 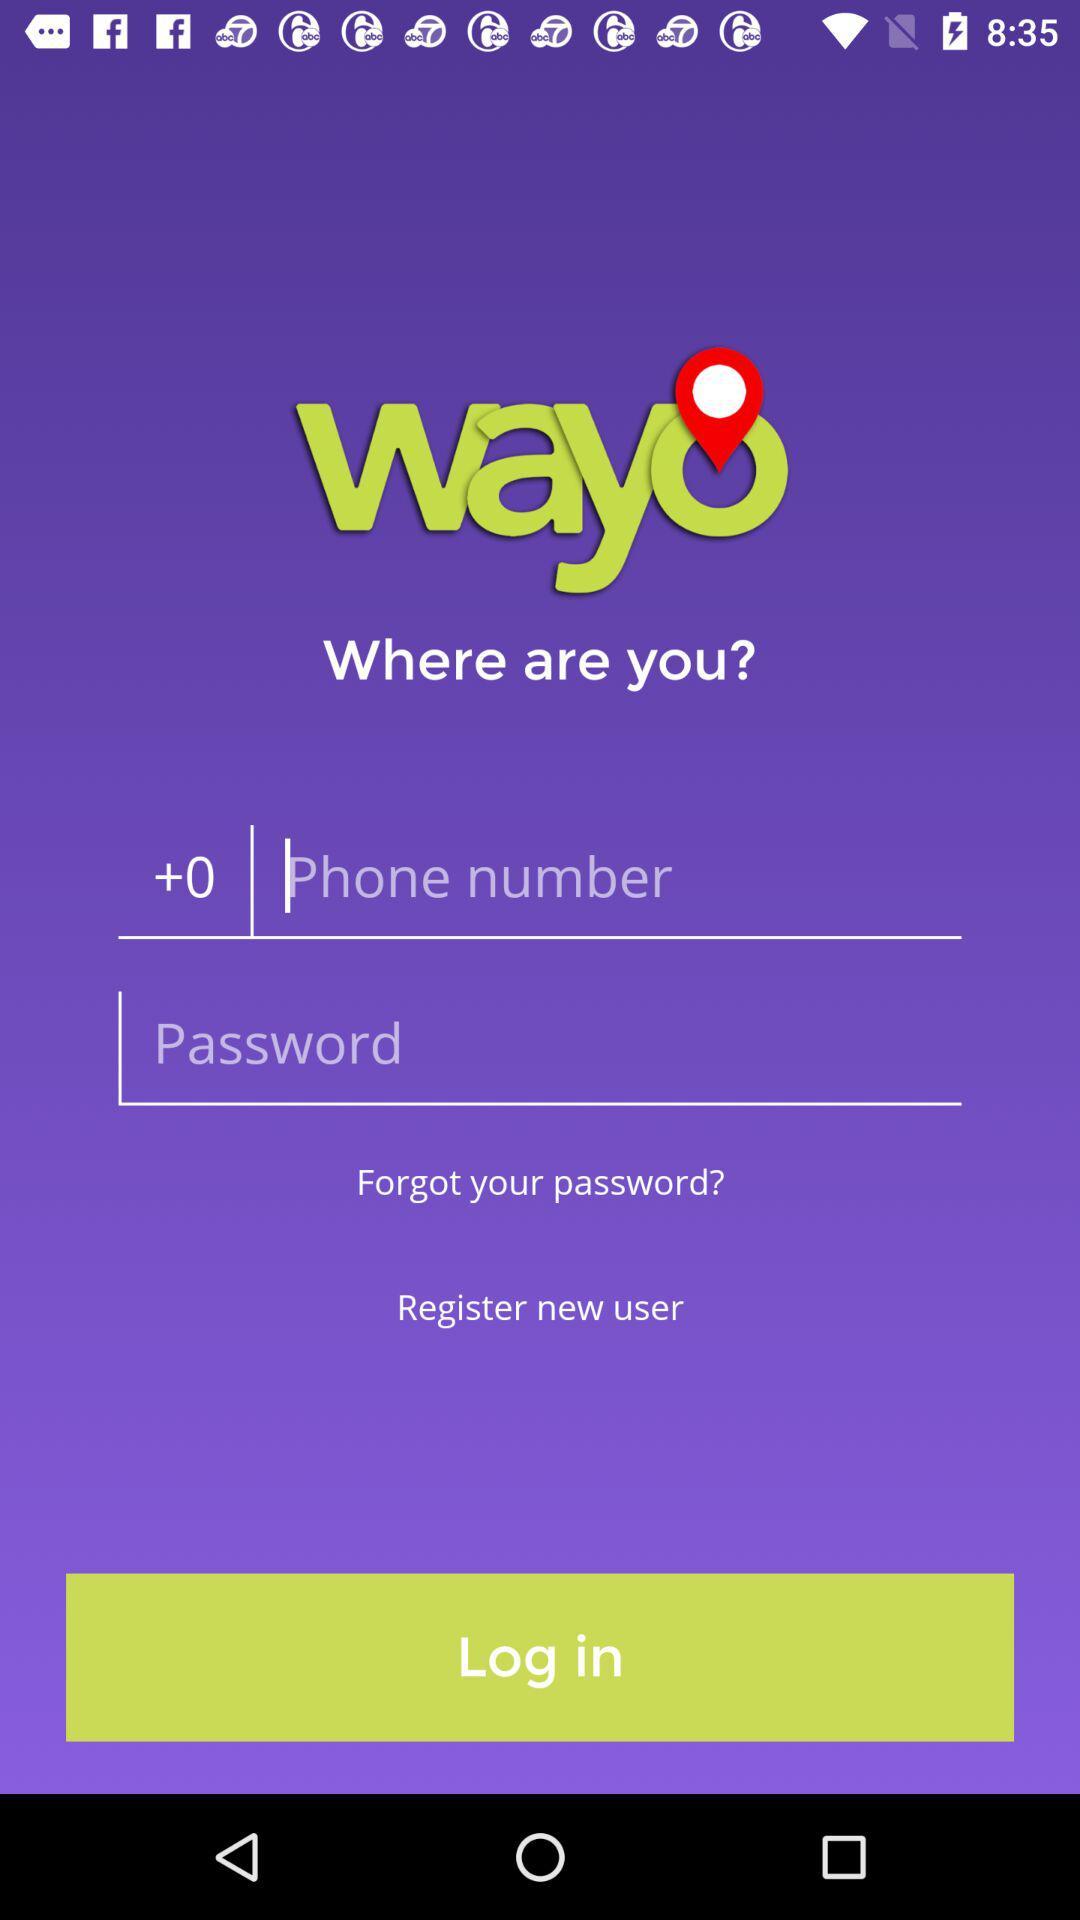 What do you see at coordinates (604, 881) in the screenshot?
I see `icon next to +0 icon` at bounding box center [604, 881].